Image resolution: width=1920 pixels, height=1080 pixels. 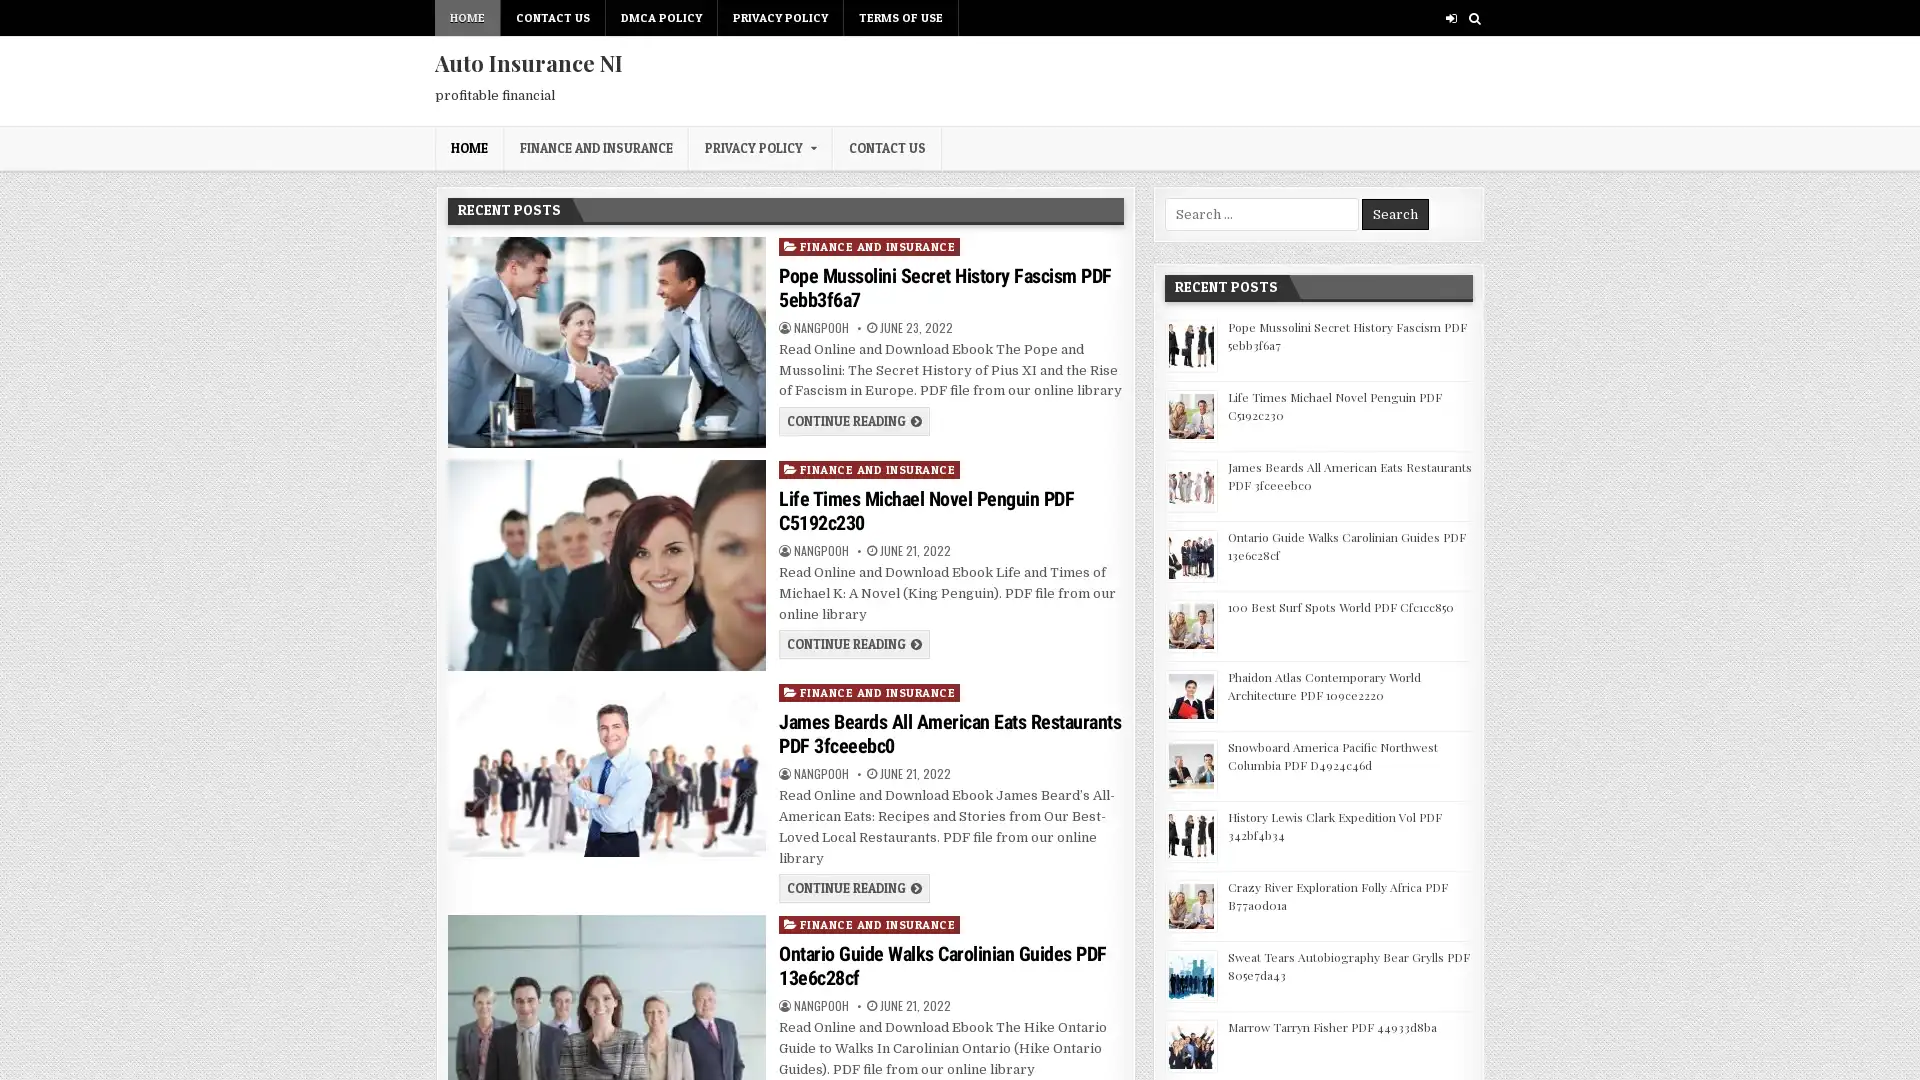 I want to click on Search, so click(x=1394, y=214).